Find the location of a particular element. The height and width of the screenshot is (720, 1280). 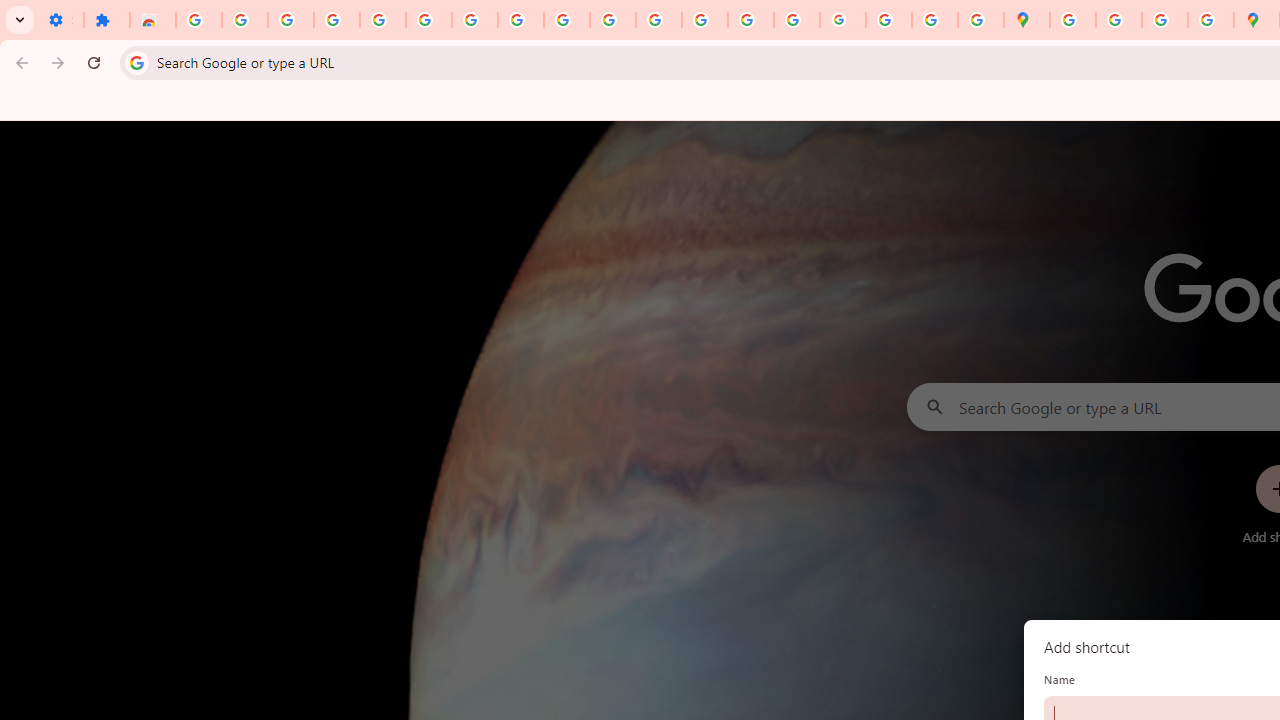

'Settings - On startup' is located at coordinates (60, 20).